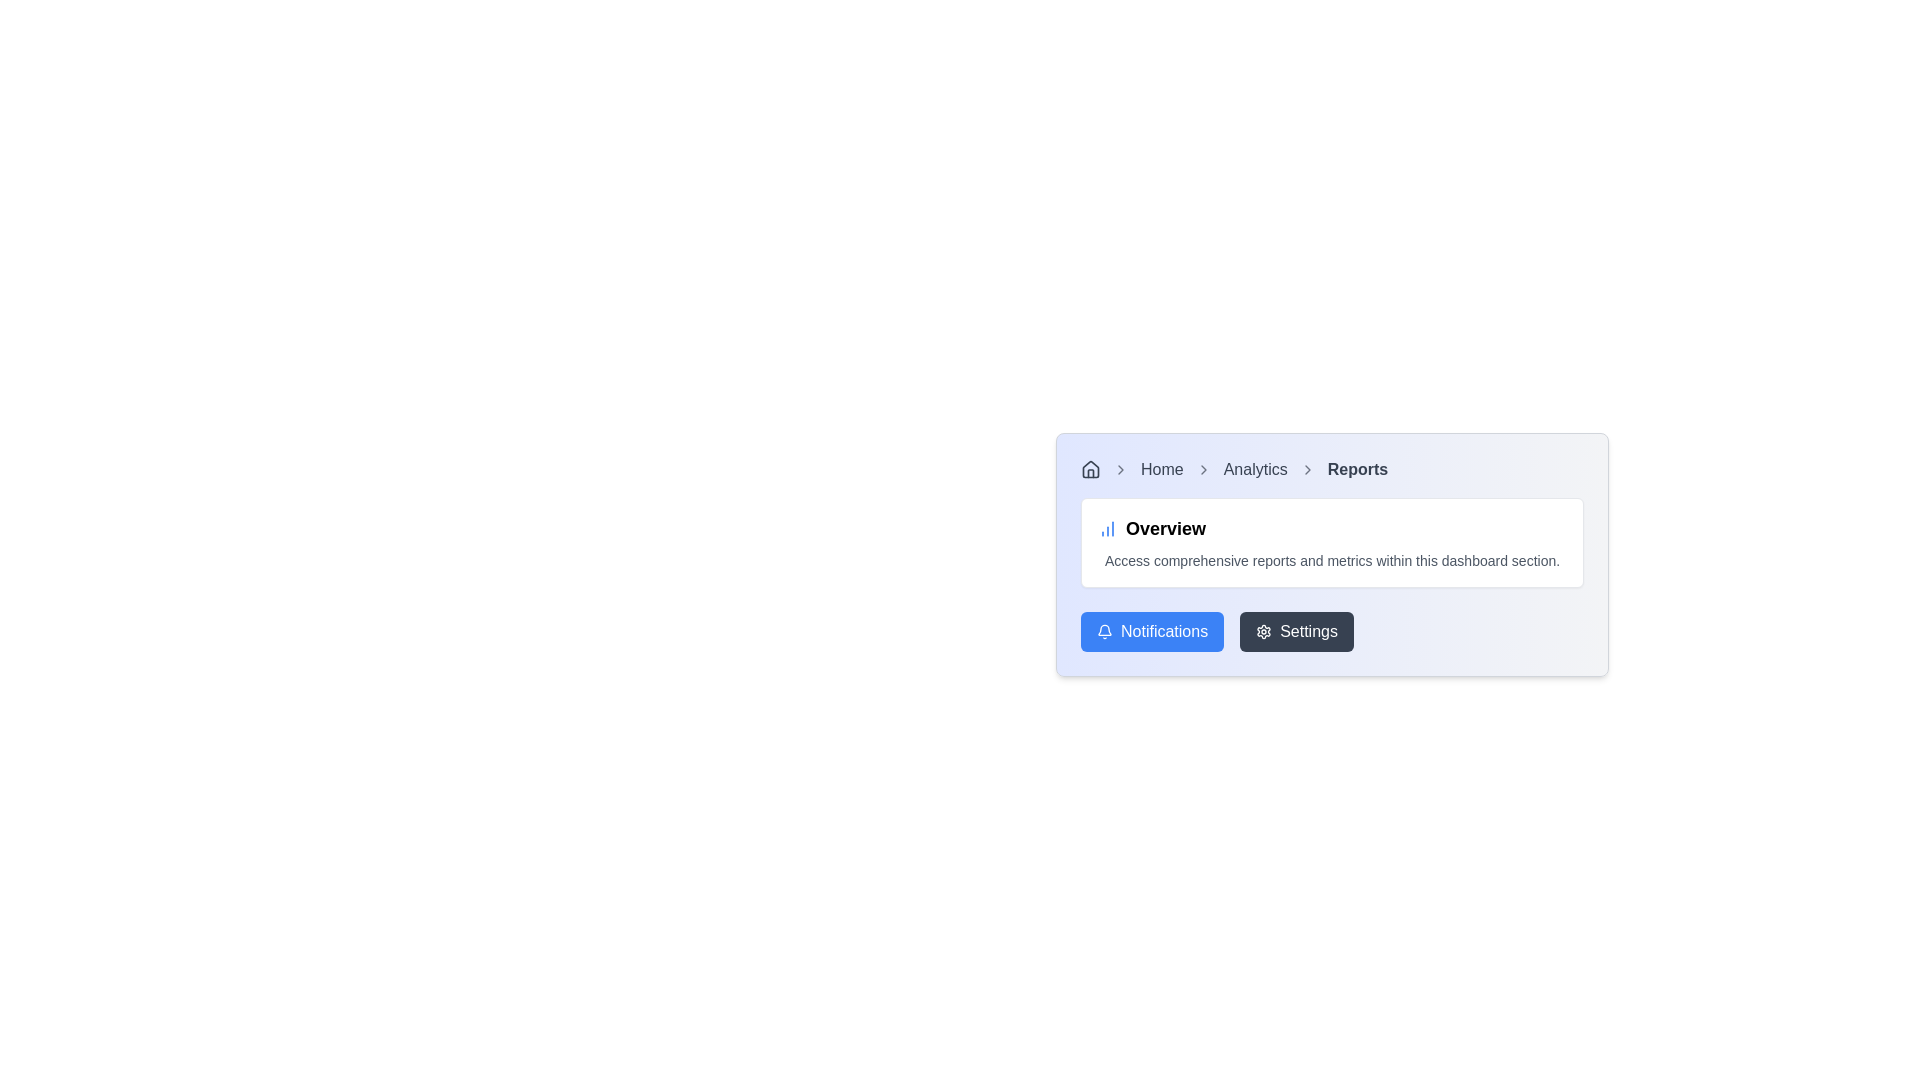 The width and height of the screenshot is (1920, 1080). Describe the element at coordinates (1262, 632) in the screenshot. I see `the 'Settings' icon located at the bottom-right of the menu` at that location.